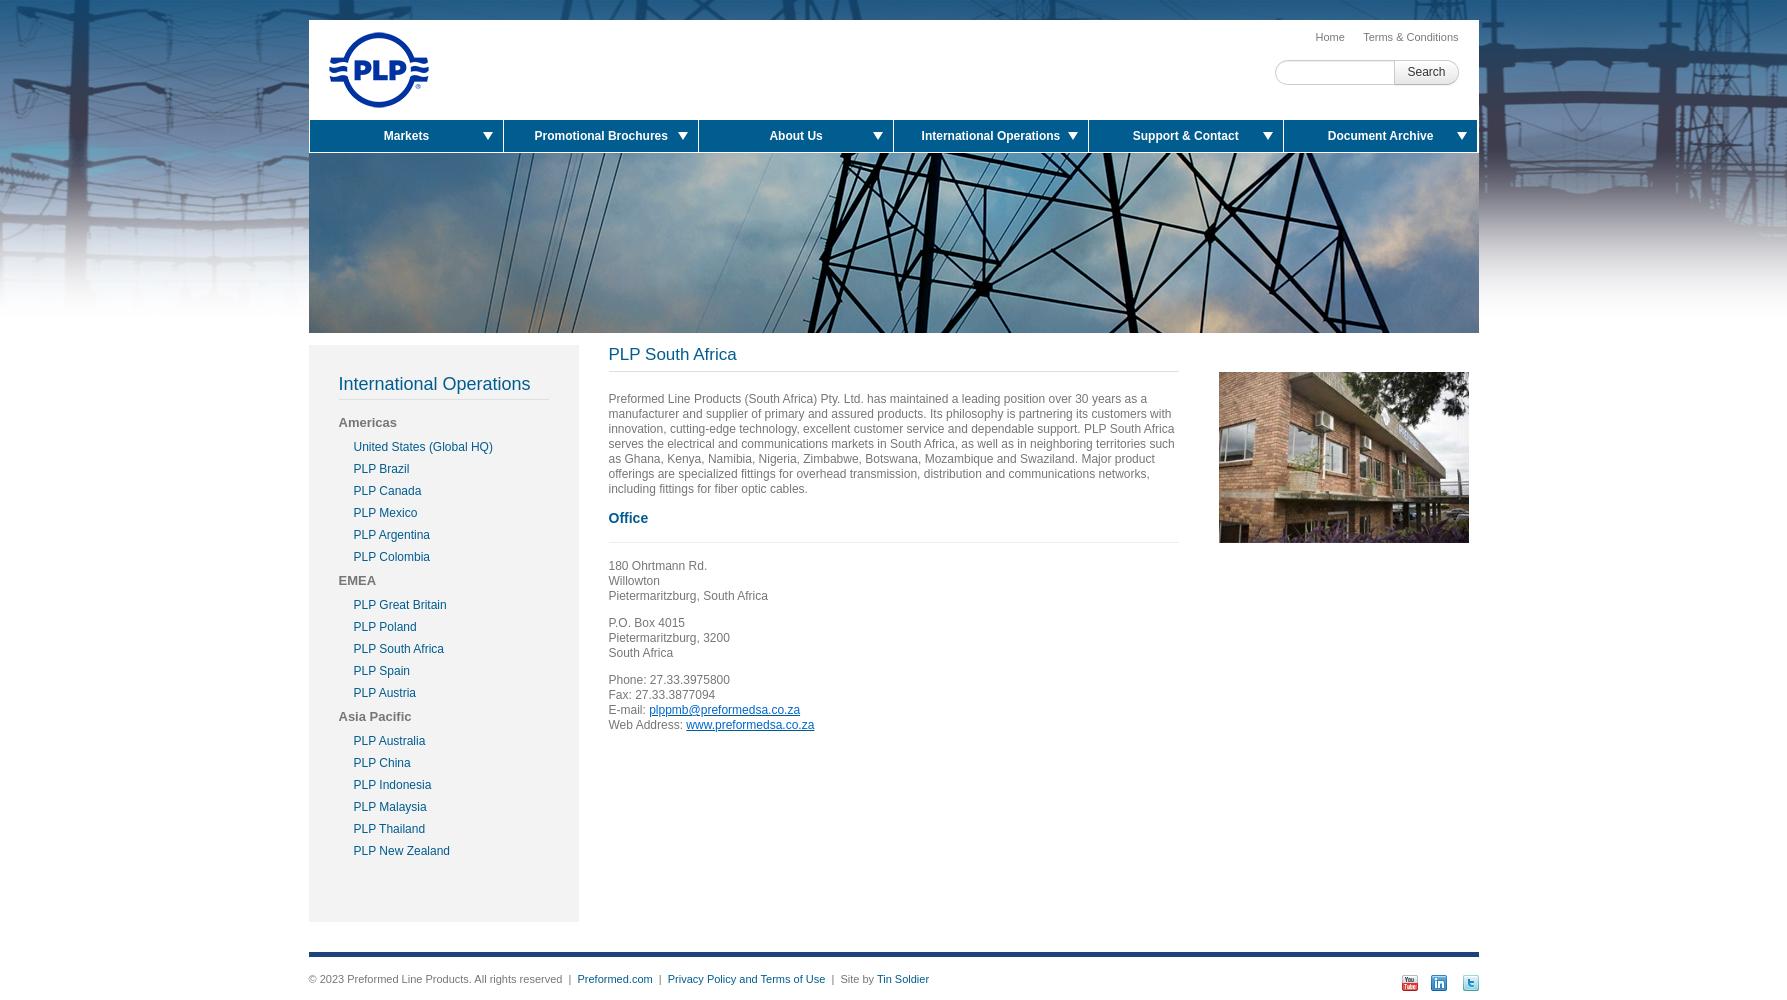 The height and width of the screenshot is (1000, 1787). Describe the element at coordinates (387, 490) in the screenshot. I see `'PLP Canada'` at that location.